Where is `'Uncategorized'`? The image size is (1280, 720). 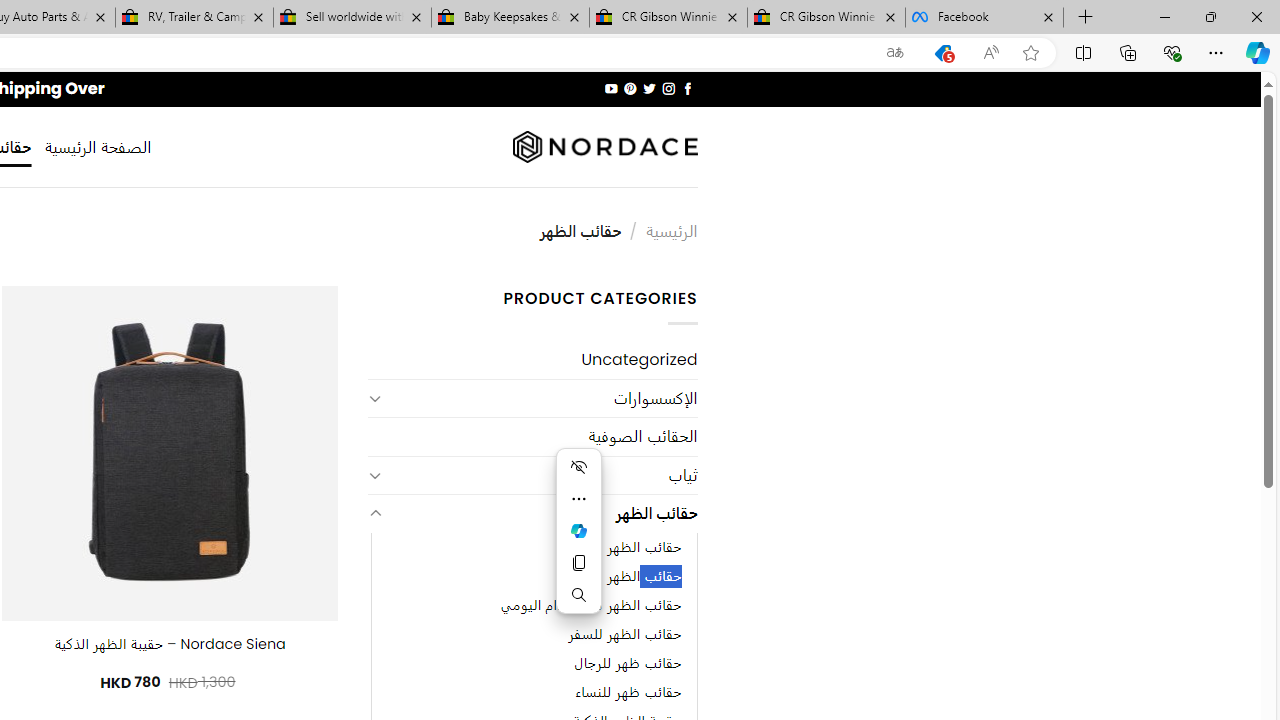
'Uncategorized' is located at coordinates (532, 360).